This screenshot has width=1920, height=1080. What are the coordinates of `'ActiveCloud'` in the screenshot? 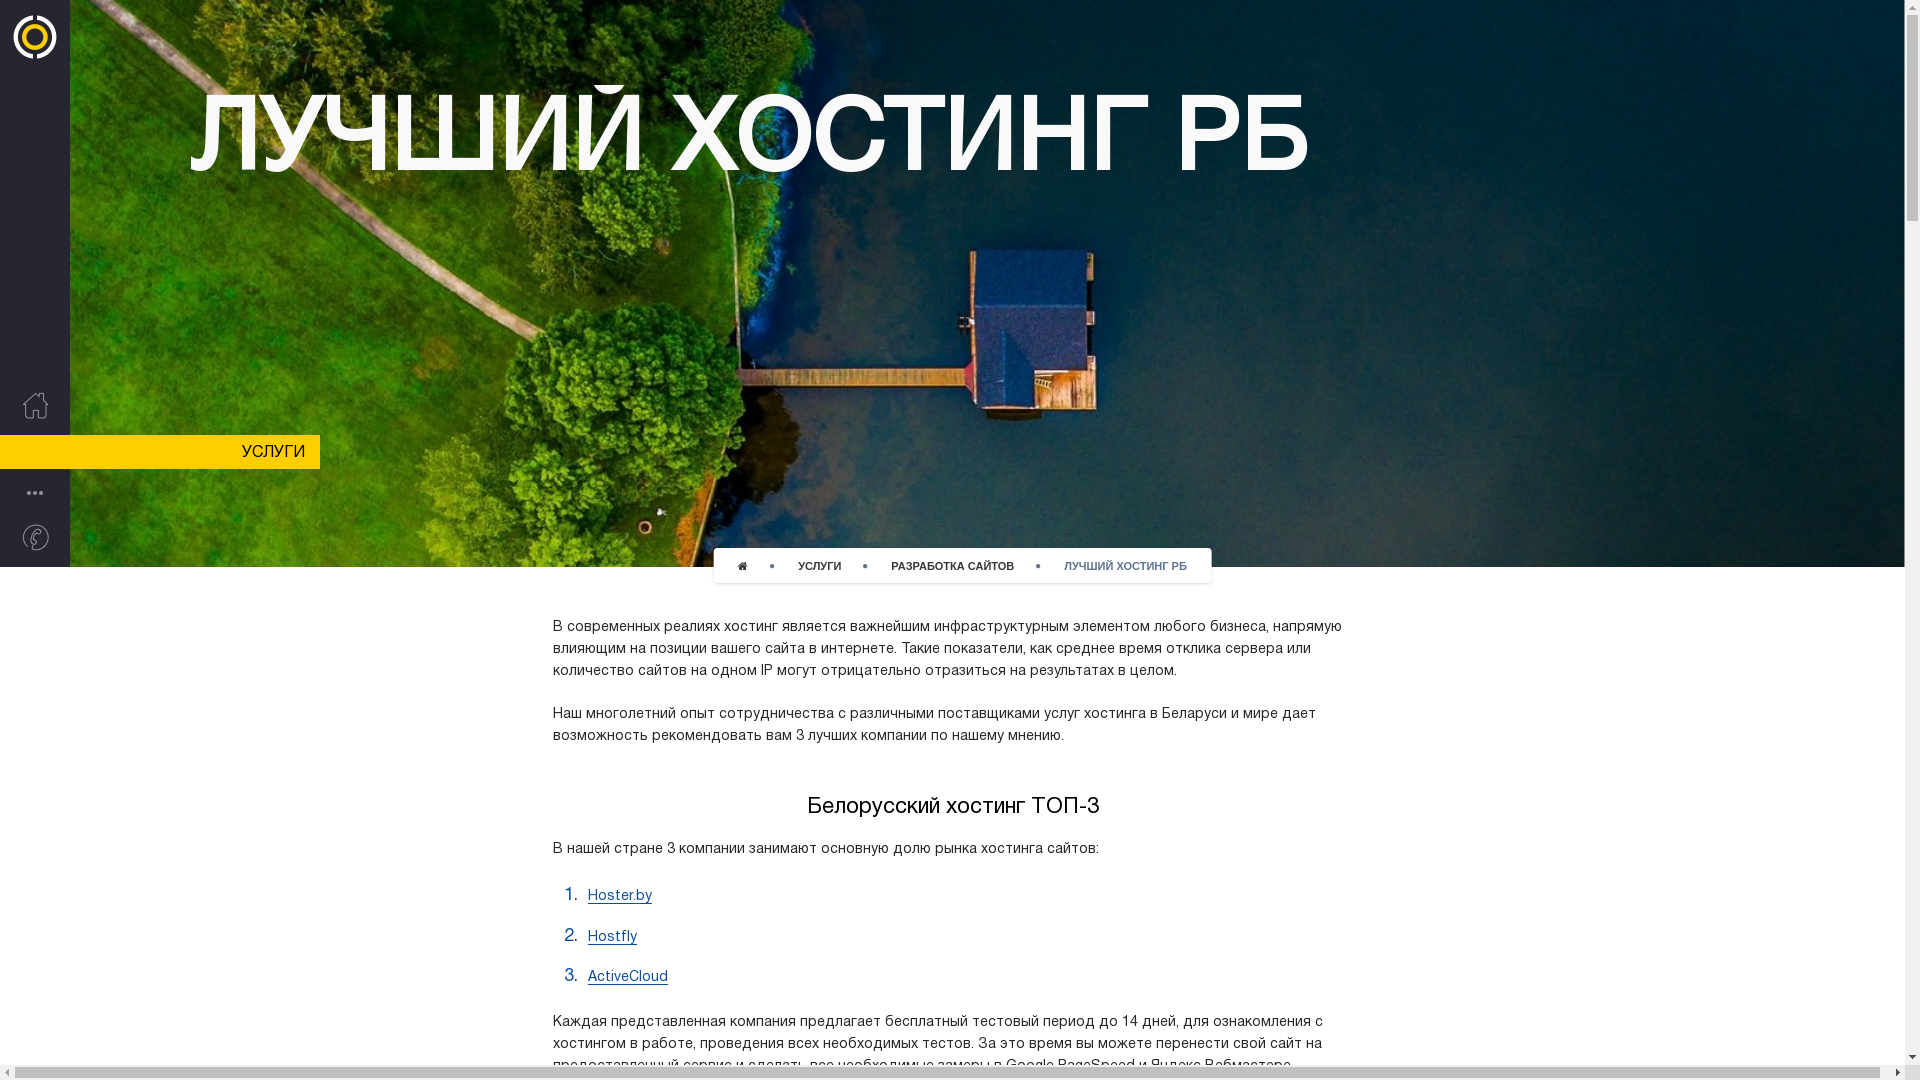 It's located at (627, 977).